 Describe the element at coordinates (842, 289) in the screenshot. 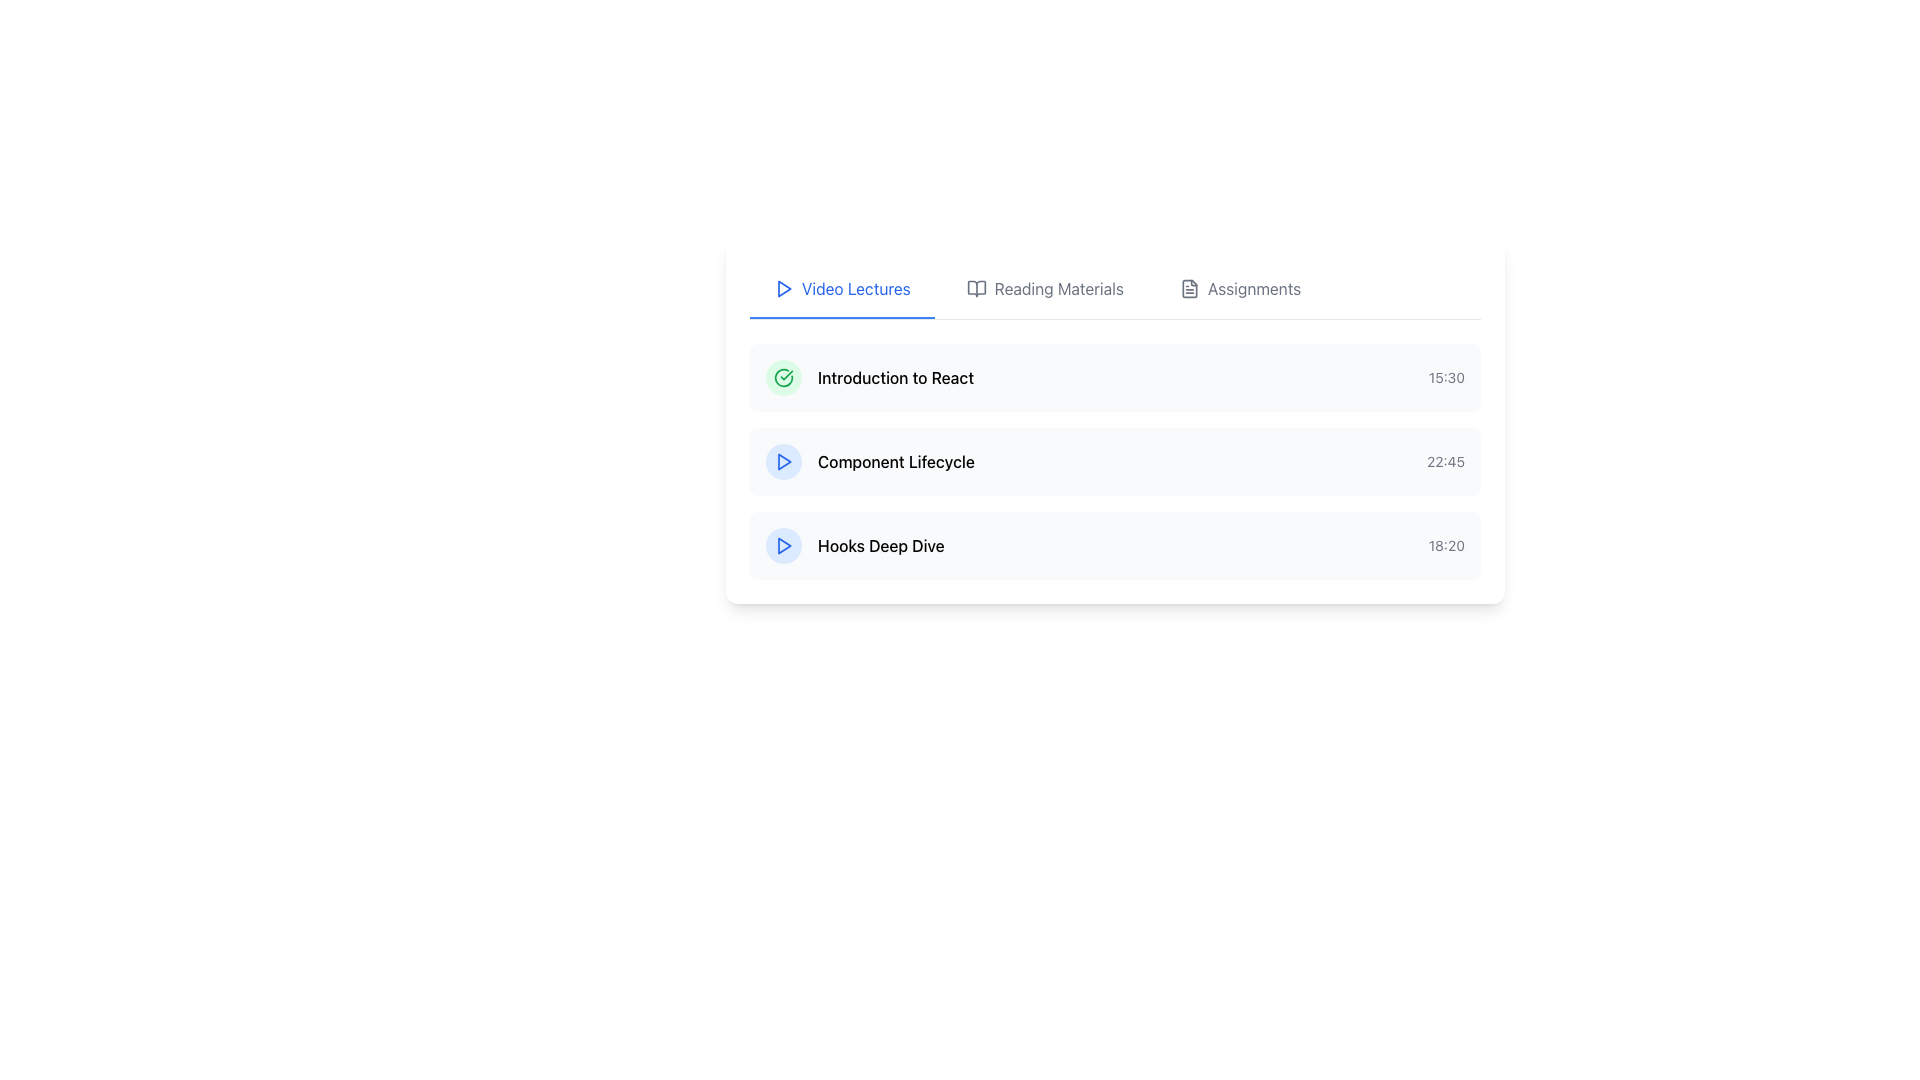

I see `the first item in the horizontal navigation list, which is the Navigation Tab for video lectures` at that location.